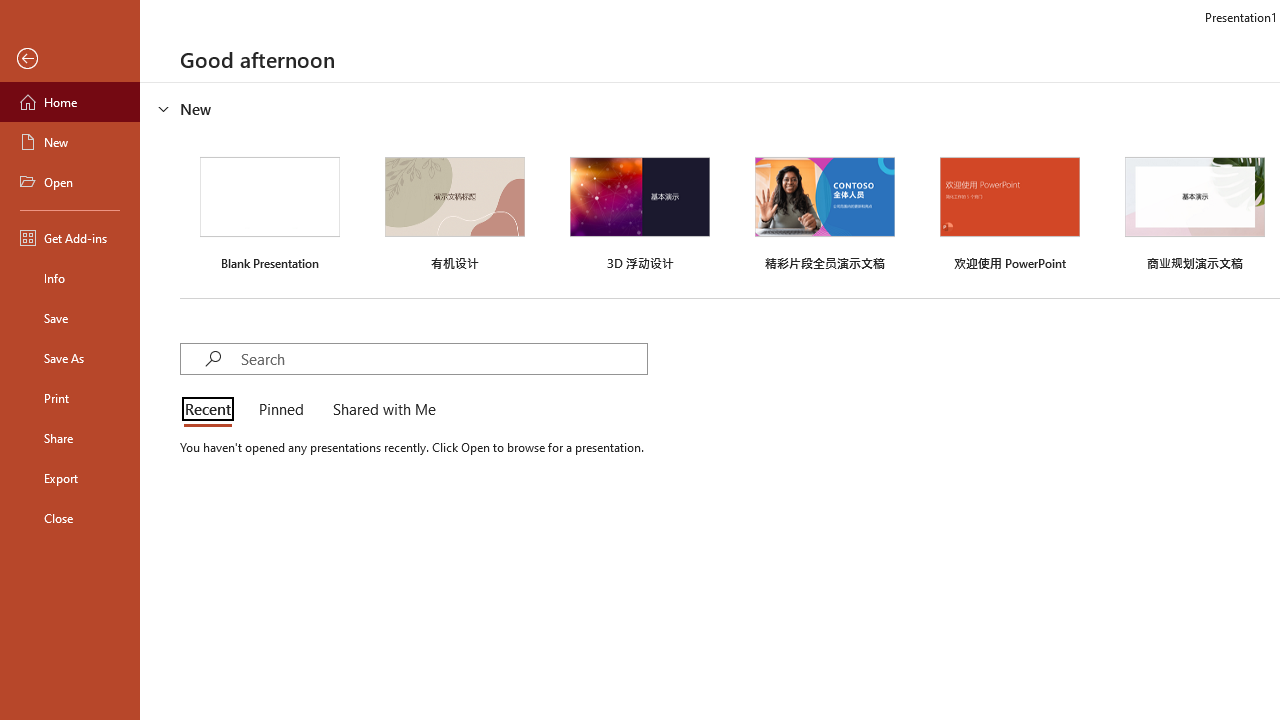 This screenshot has height=720, width=1280. Describe the element at coordinates (69, 478) in the screenshot. I see `'Export'` at that location.